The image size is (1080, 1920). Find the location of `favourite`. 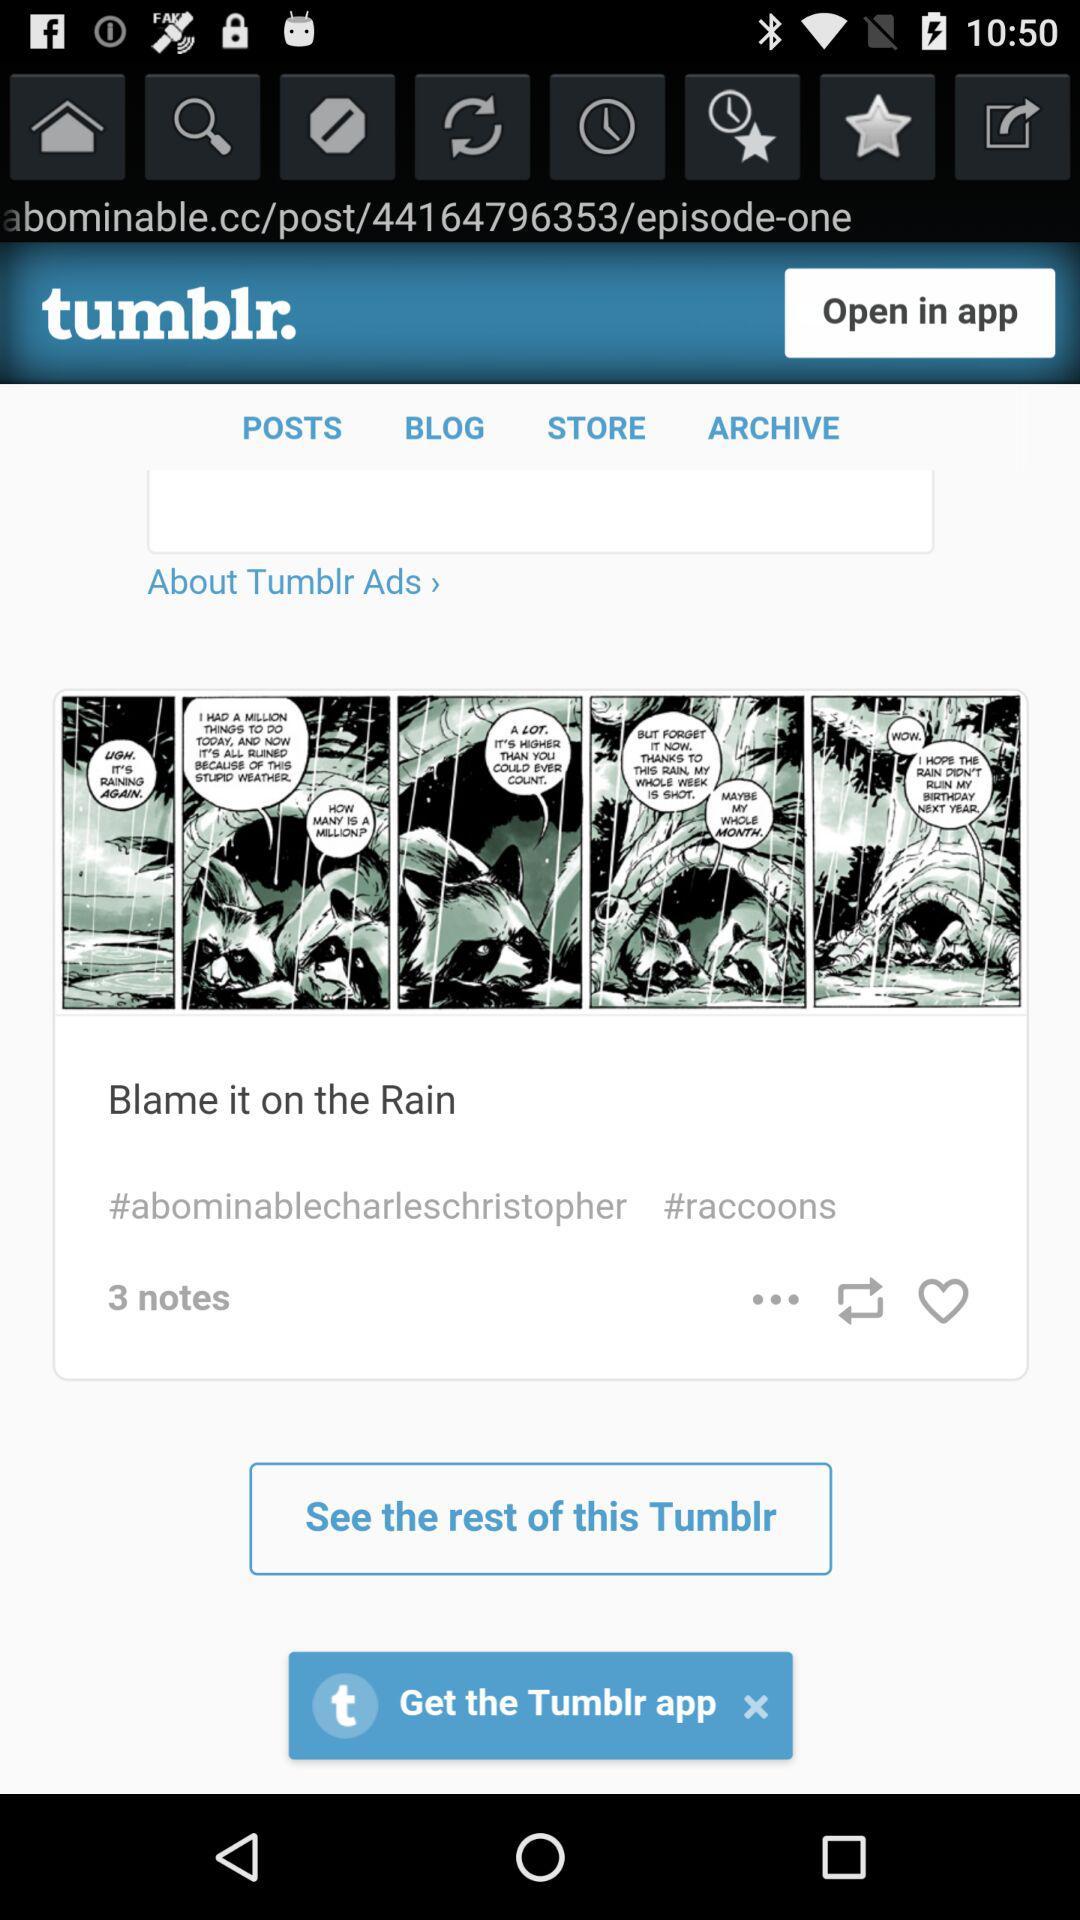

favourite is located at coordinates (742, 124).